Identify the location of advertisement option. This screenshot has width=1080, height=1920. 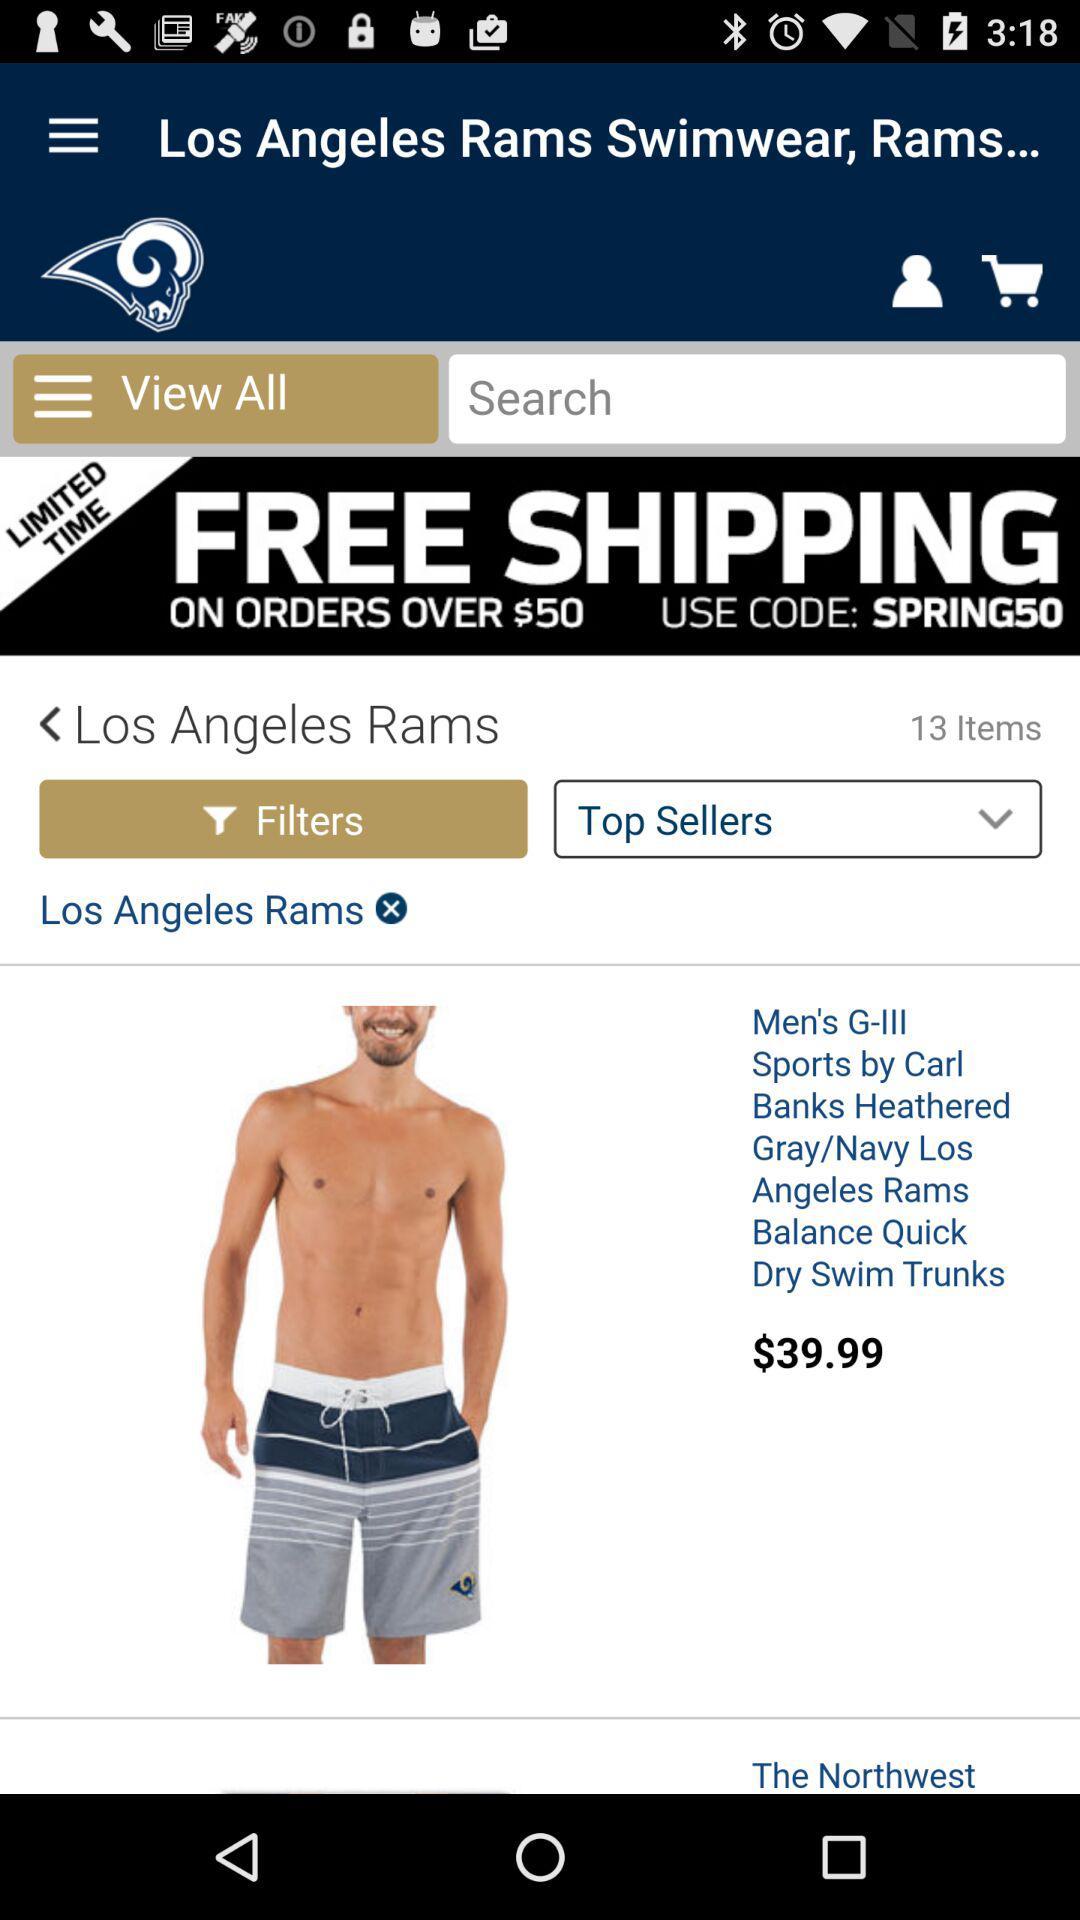
(540, 1002).